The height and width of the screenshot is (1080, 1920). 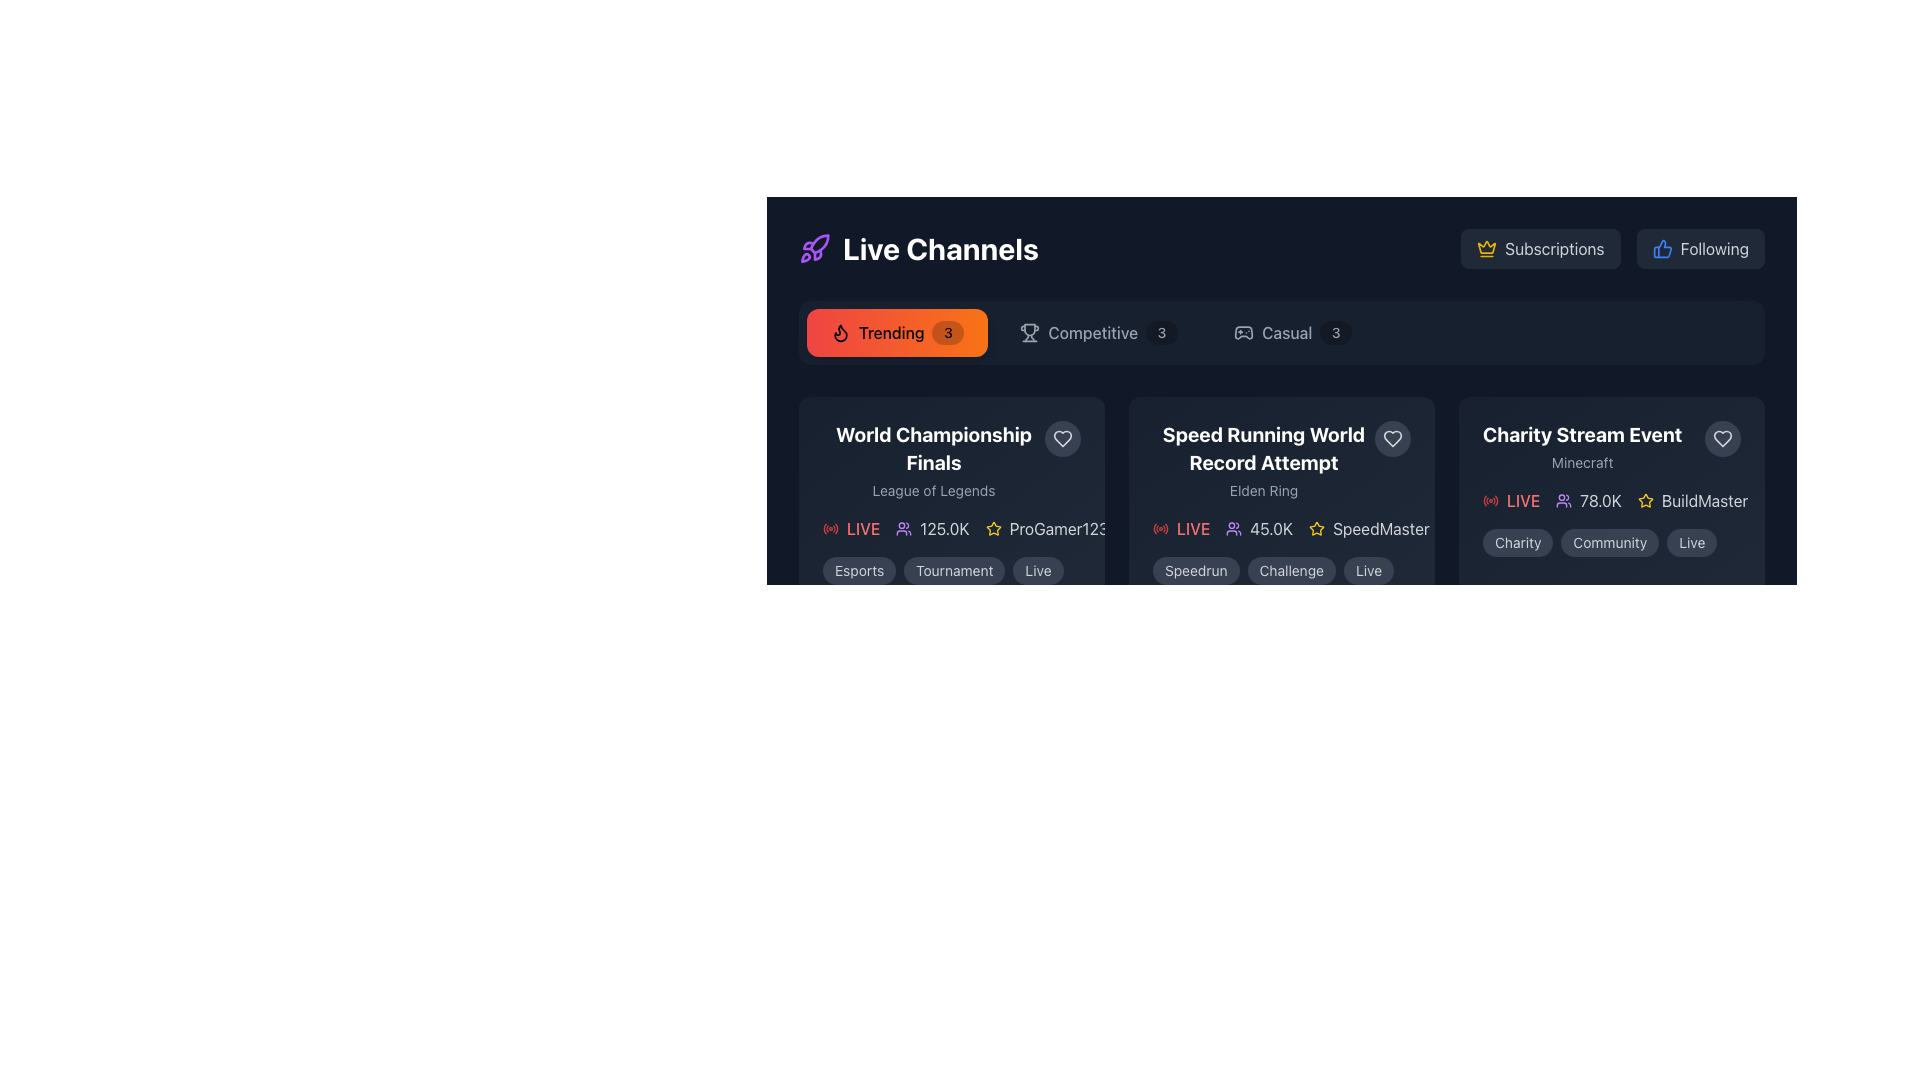 I want to click on the third card in the horizontally aligned list, which contains the text 'Charity Stream Event' in bold white and a heart icon in the top-right corner, so click(x=1612, y=489).